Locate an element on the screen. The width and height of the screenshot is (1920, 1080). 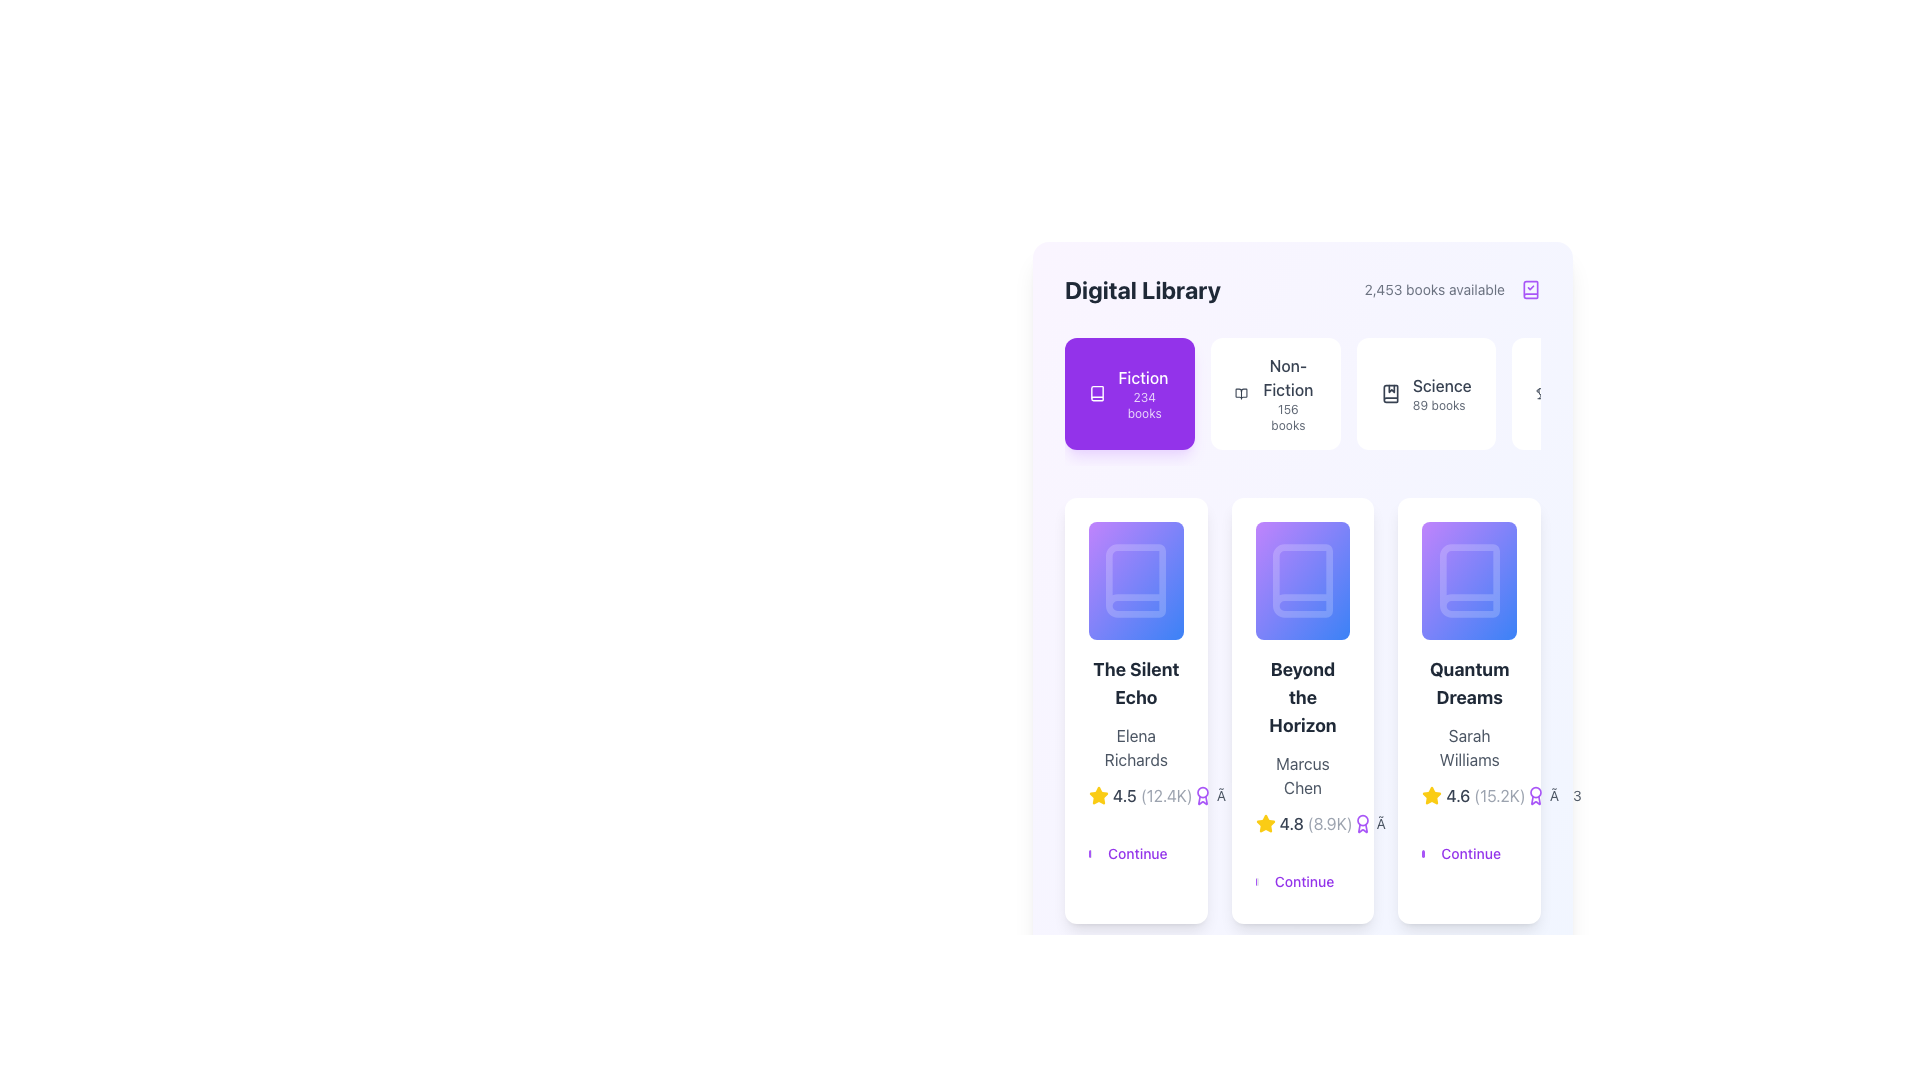
the 'Non-Fiction' category tag element in the Digital Library section is located at coordinates (1302, 401).